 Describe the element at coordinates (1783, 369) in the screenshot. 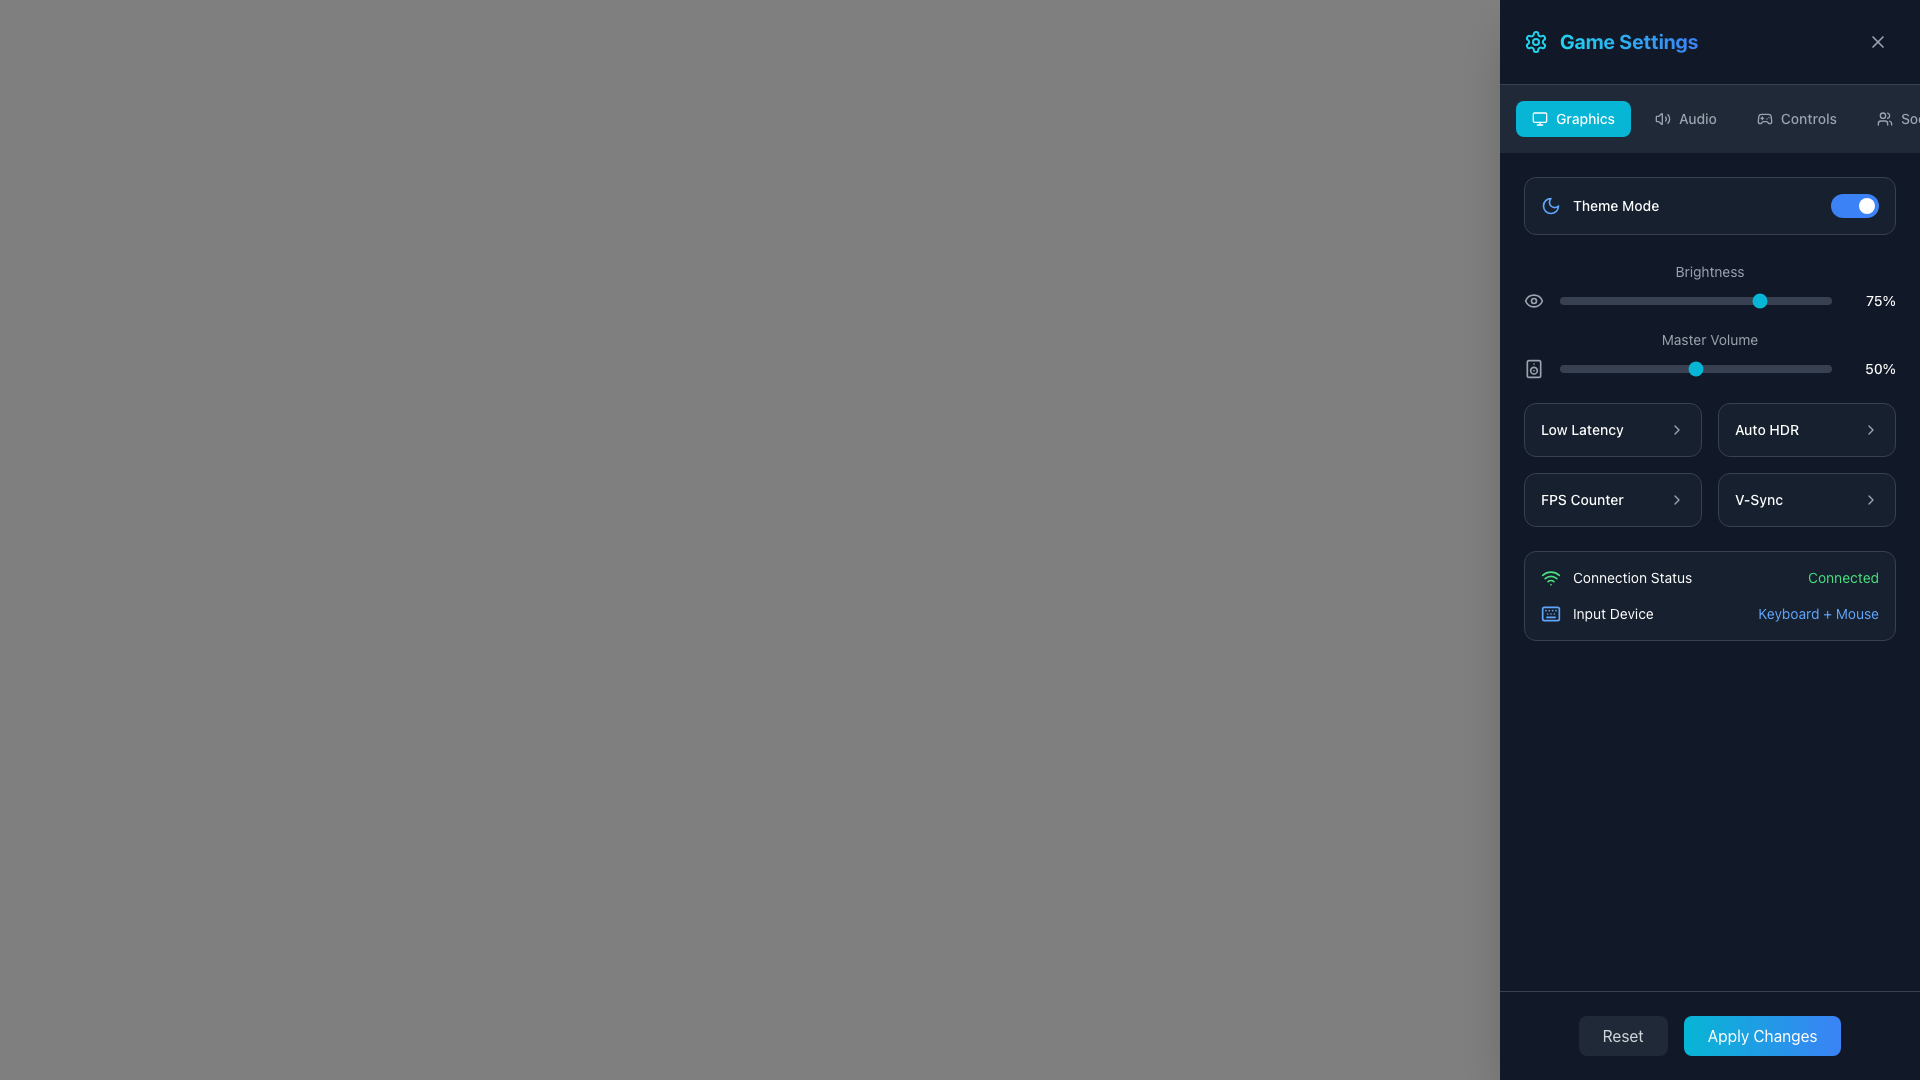

I see `the Master Volume` at that location.